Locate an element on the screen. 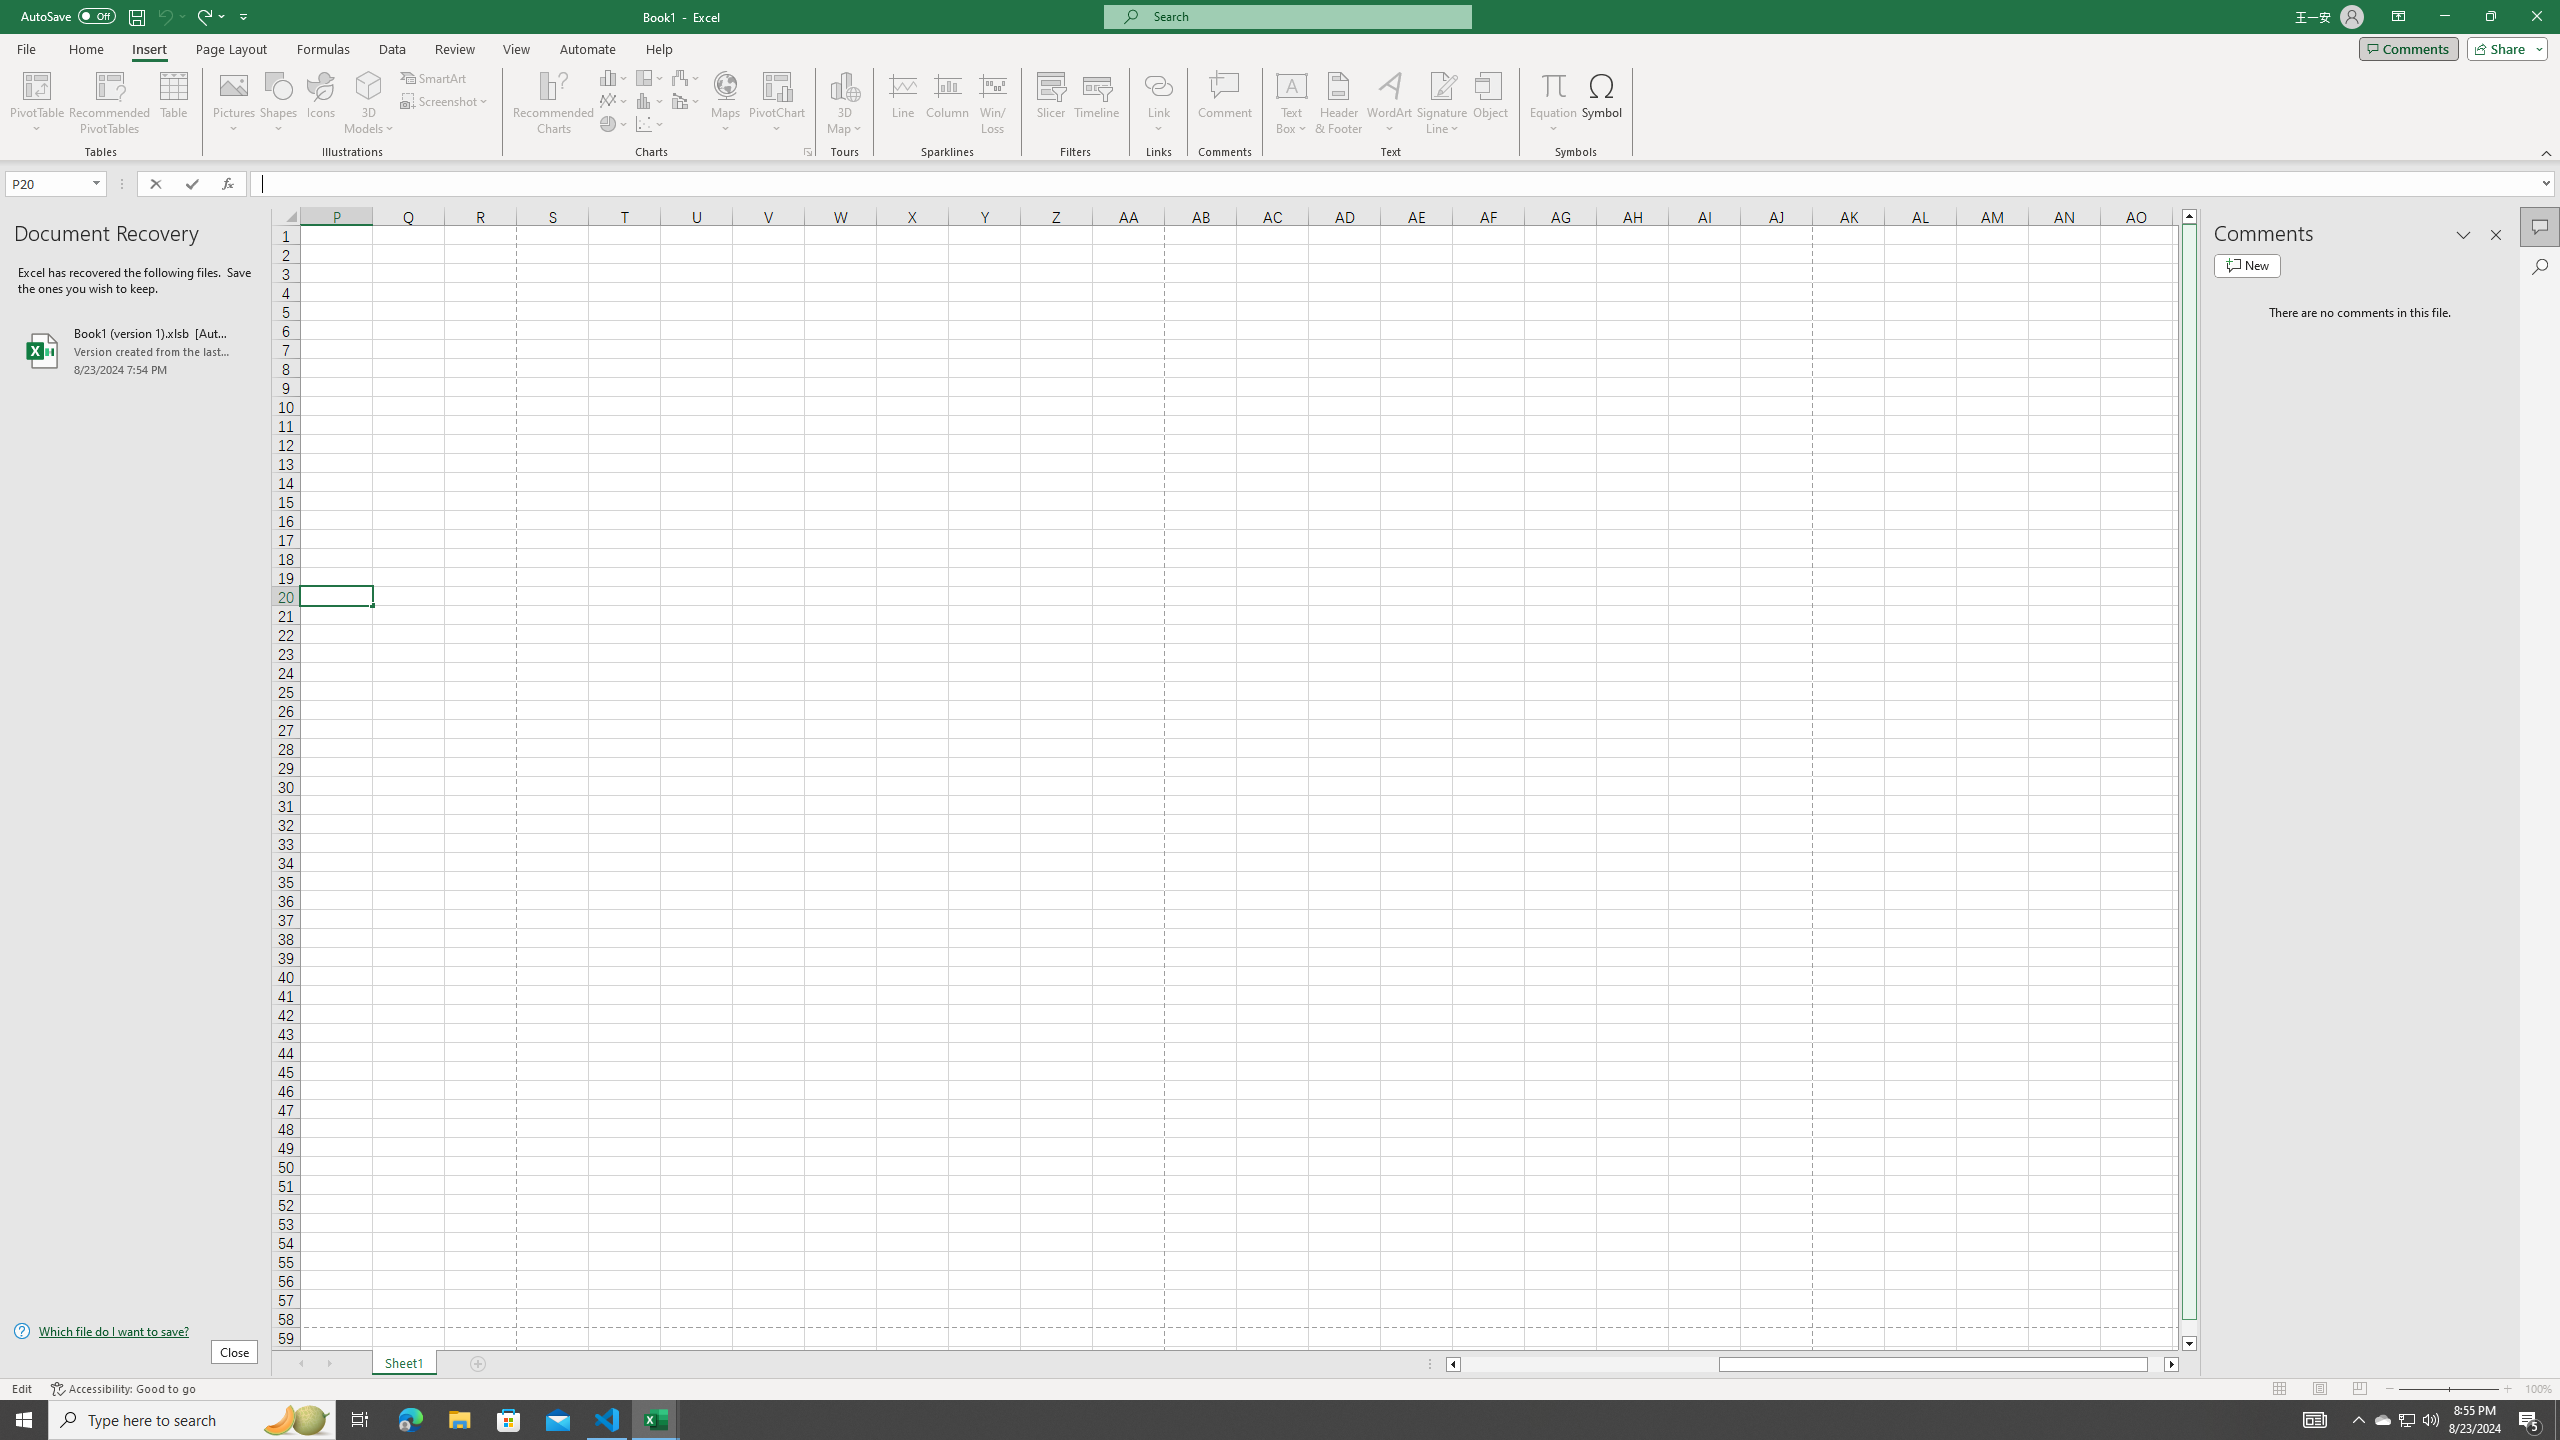 This screenshot has width=2560, height=1440. 'PivotTable' is located at coordinates (36, 84).